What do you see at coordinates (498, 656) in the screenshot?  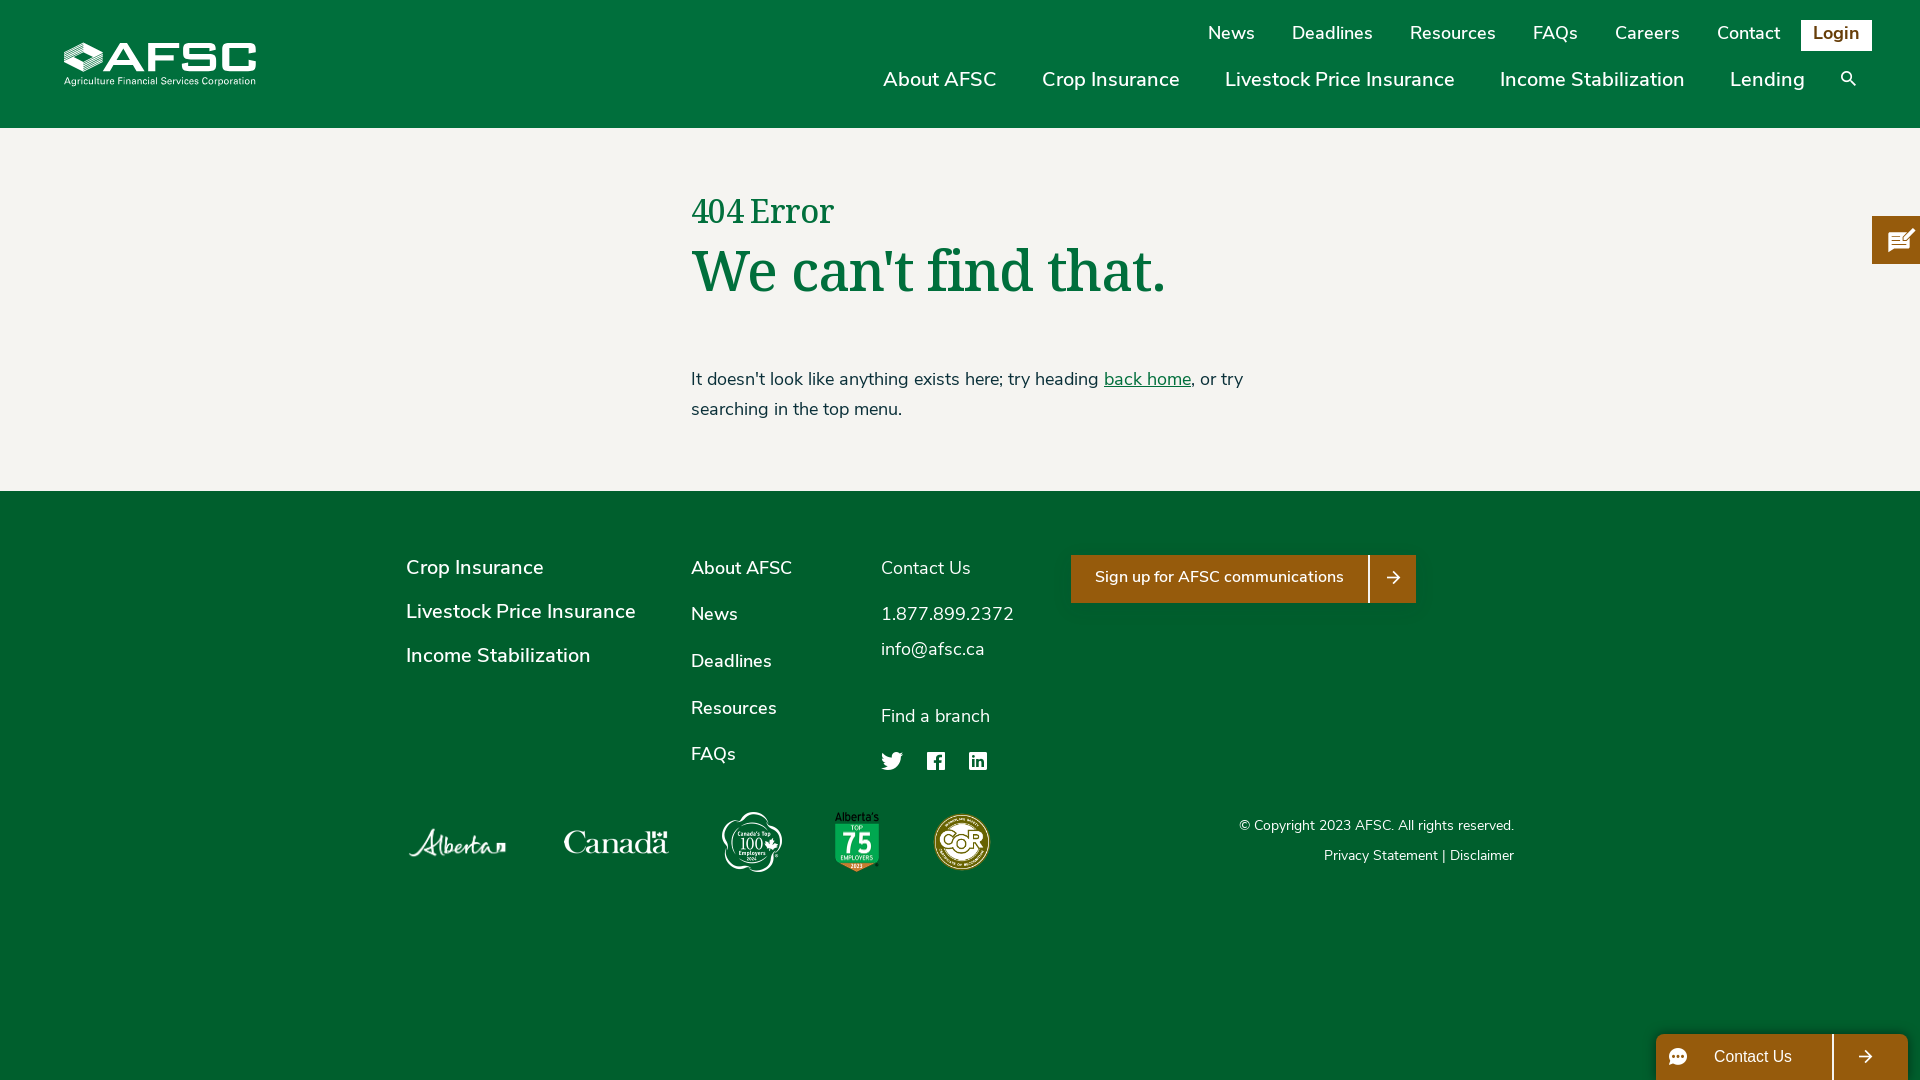 I see `'Income Stabilization'` at bounding box center [498, 656].